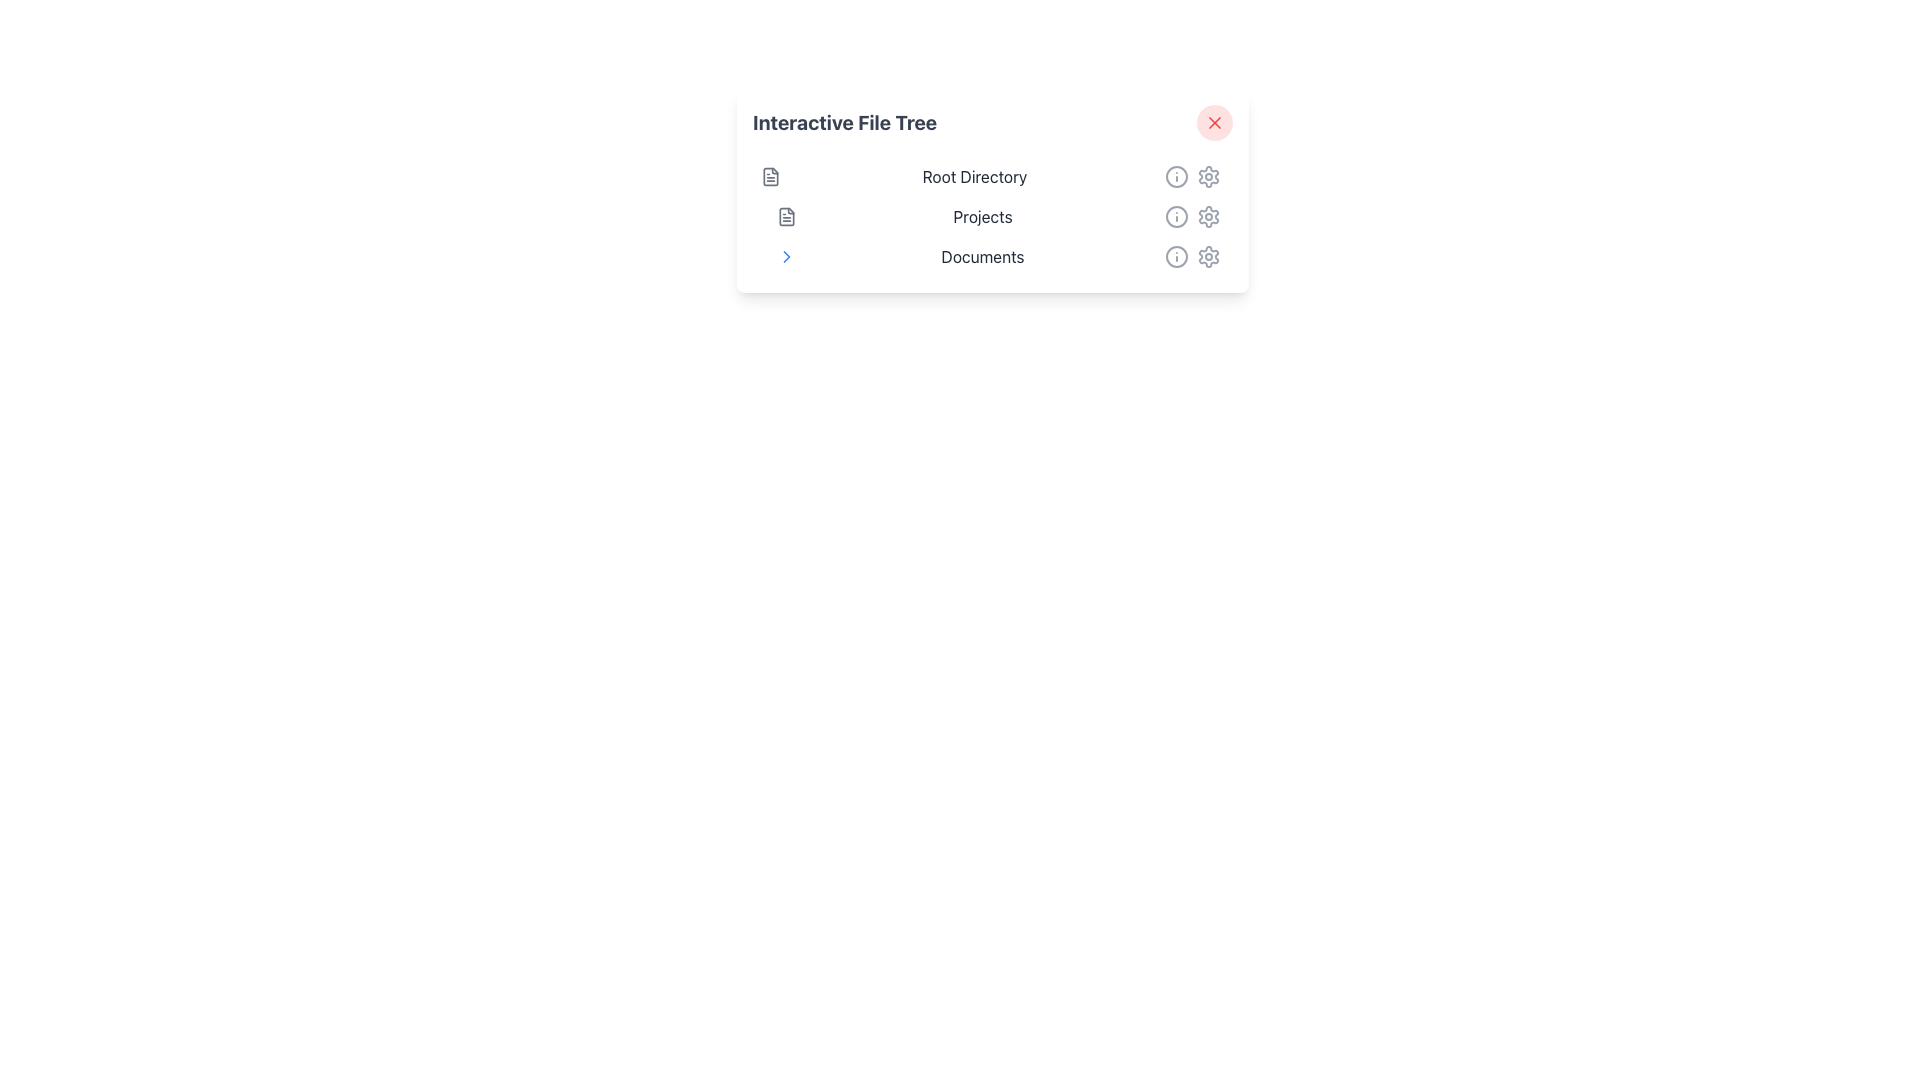  I want to click on the first visual block icon representing a document, which is styled in subtle gray tones and located to the left of the 'Root Directory' text for contextual information, so click(770, 176).